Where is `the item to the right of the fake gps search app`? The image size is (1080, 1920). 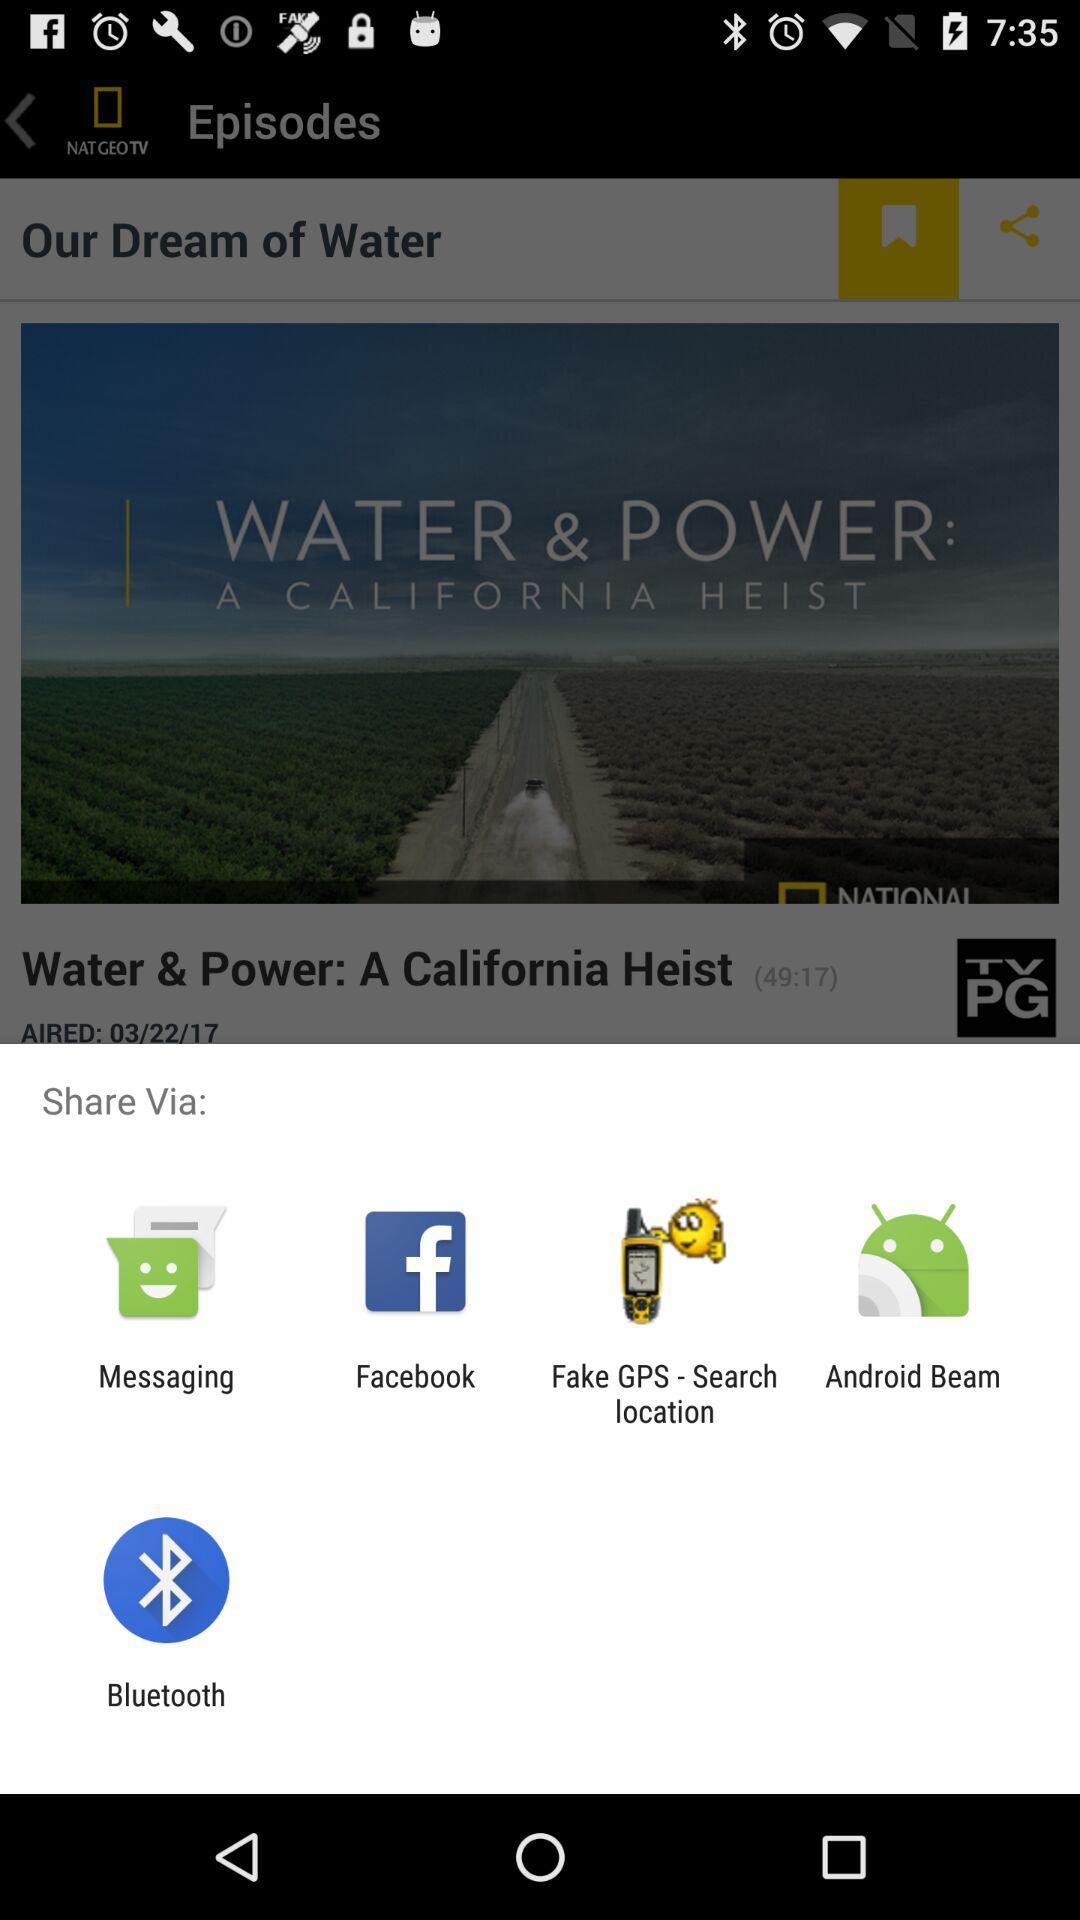 the item to the right of the fake gps search app is located at coordinates (913, 1392).